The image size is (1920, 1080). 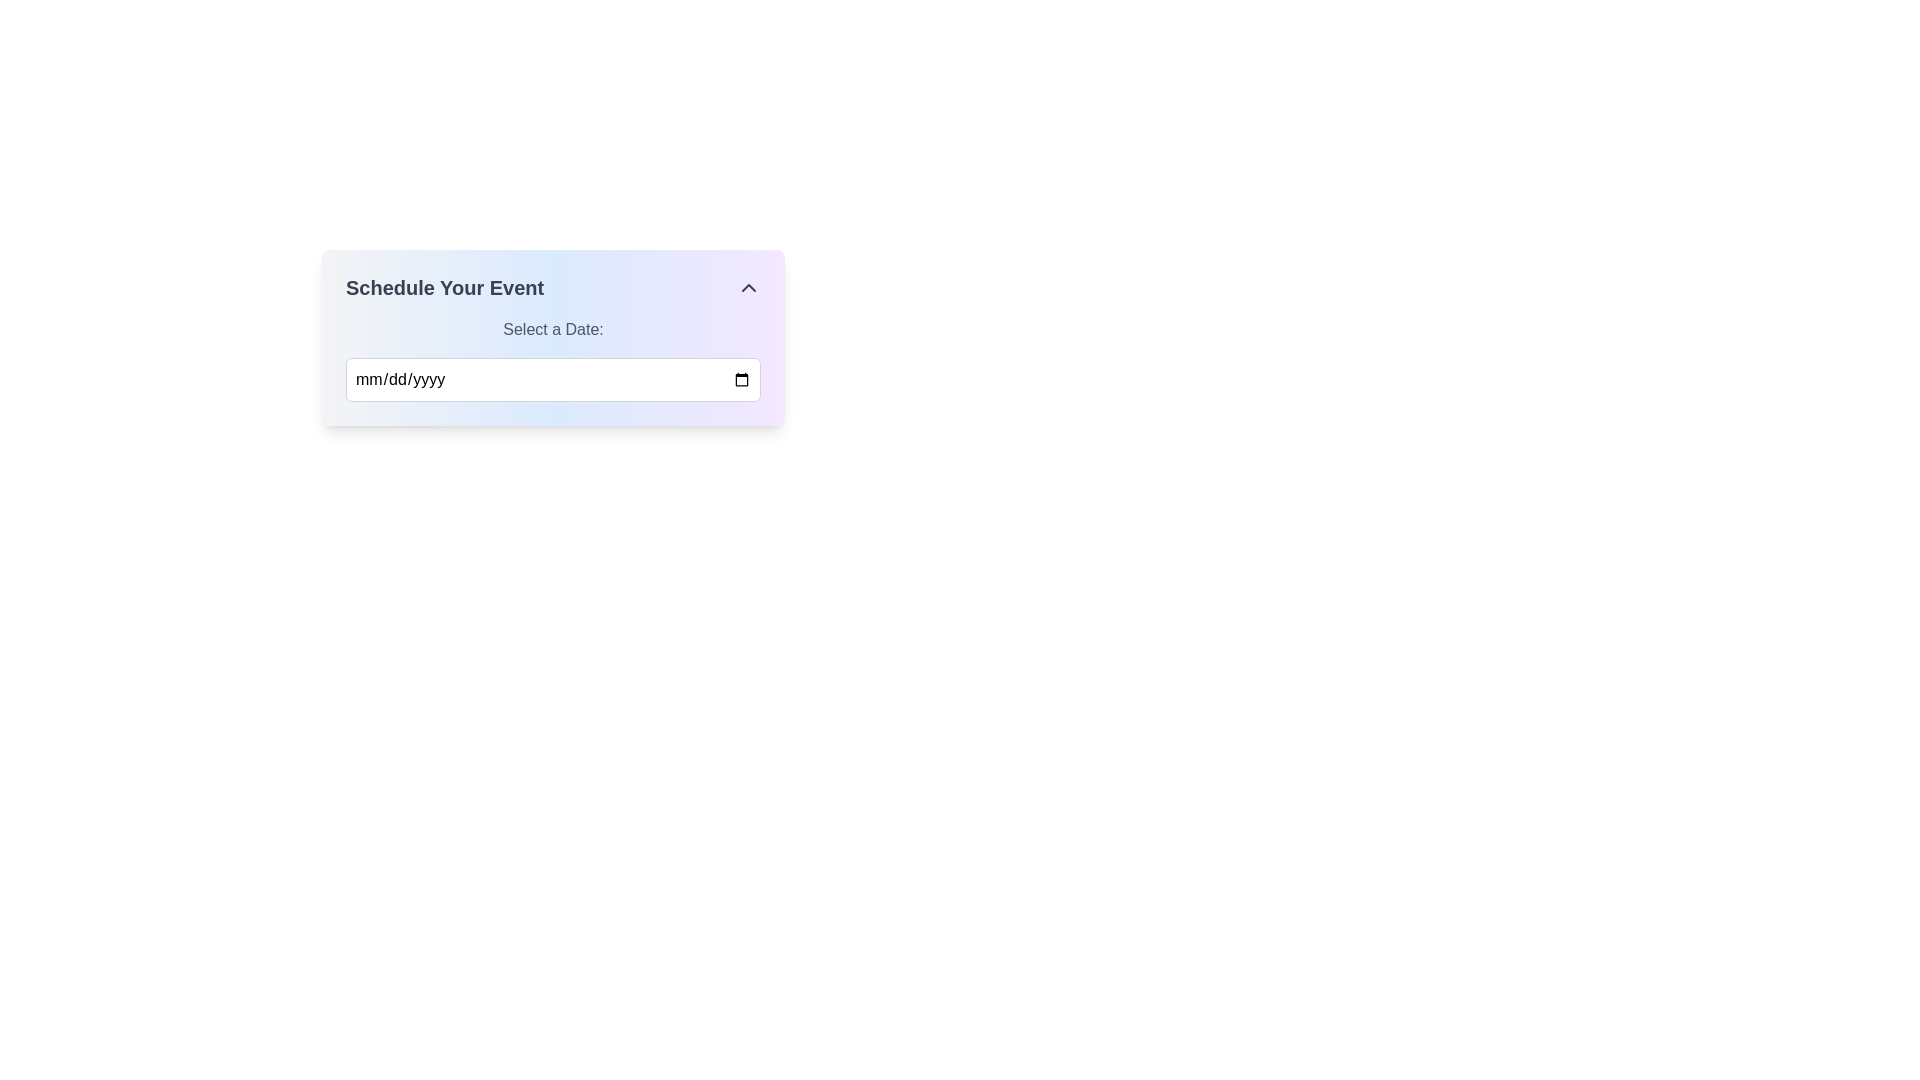 I want to click on the upward-pointing chevron icon button located at the top-right corner of the 'Schedule Your Event' section, so click(x=747, y=288).